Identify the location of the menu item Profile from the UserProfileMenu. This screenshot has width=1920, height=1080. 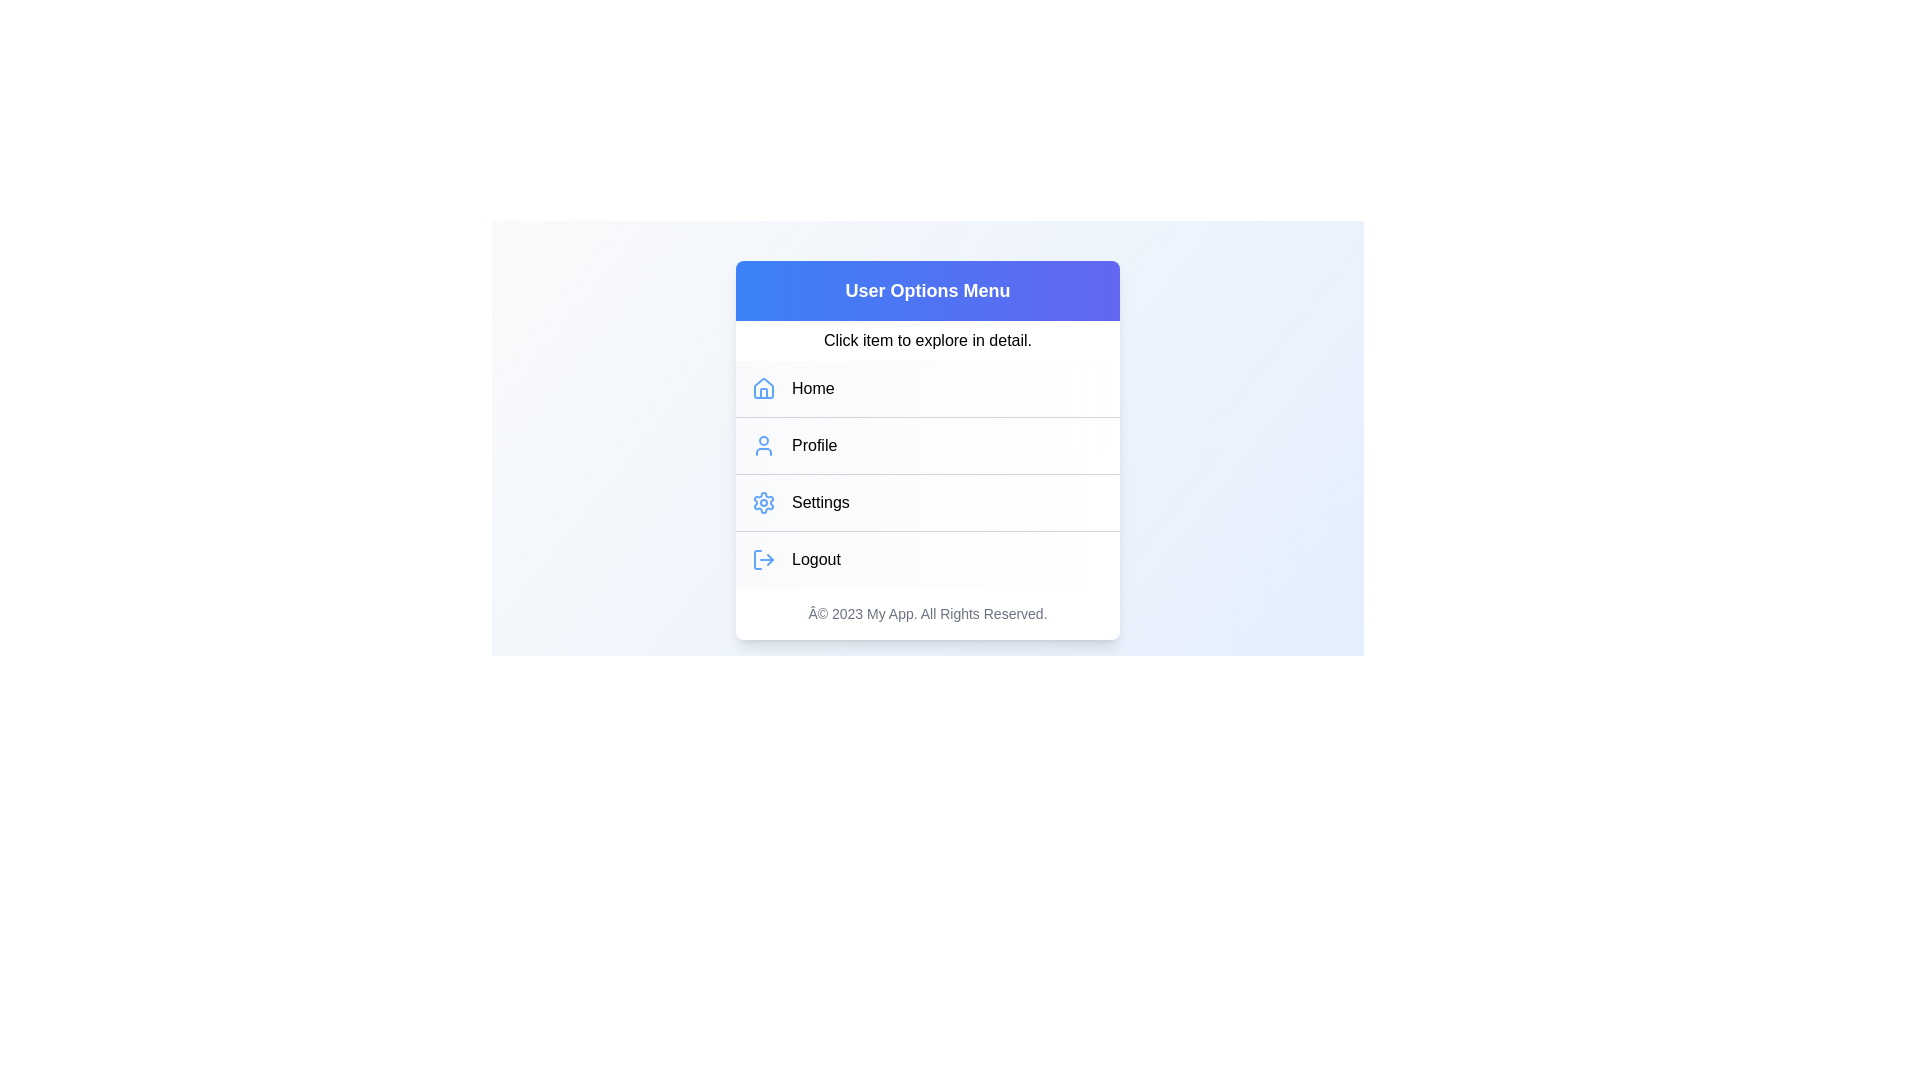
(926, 444).